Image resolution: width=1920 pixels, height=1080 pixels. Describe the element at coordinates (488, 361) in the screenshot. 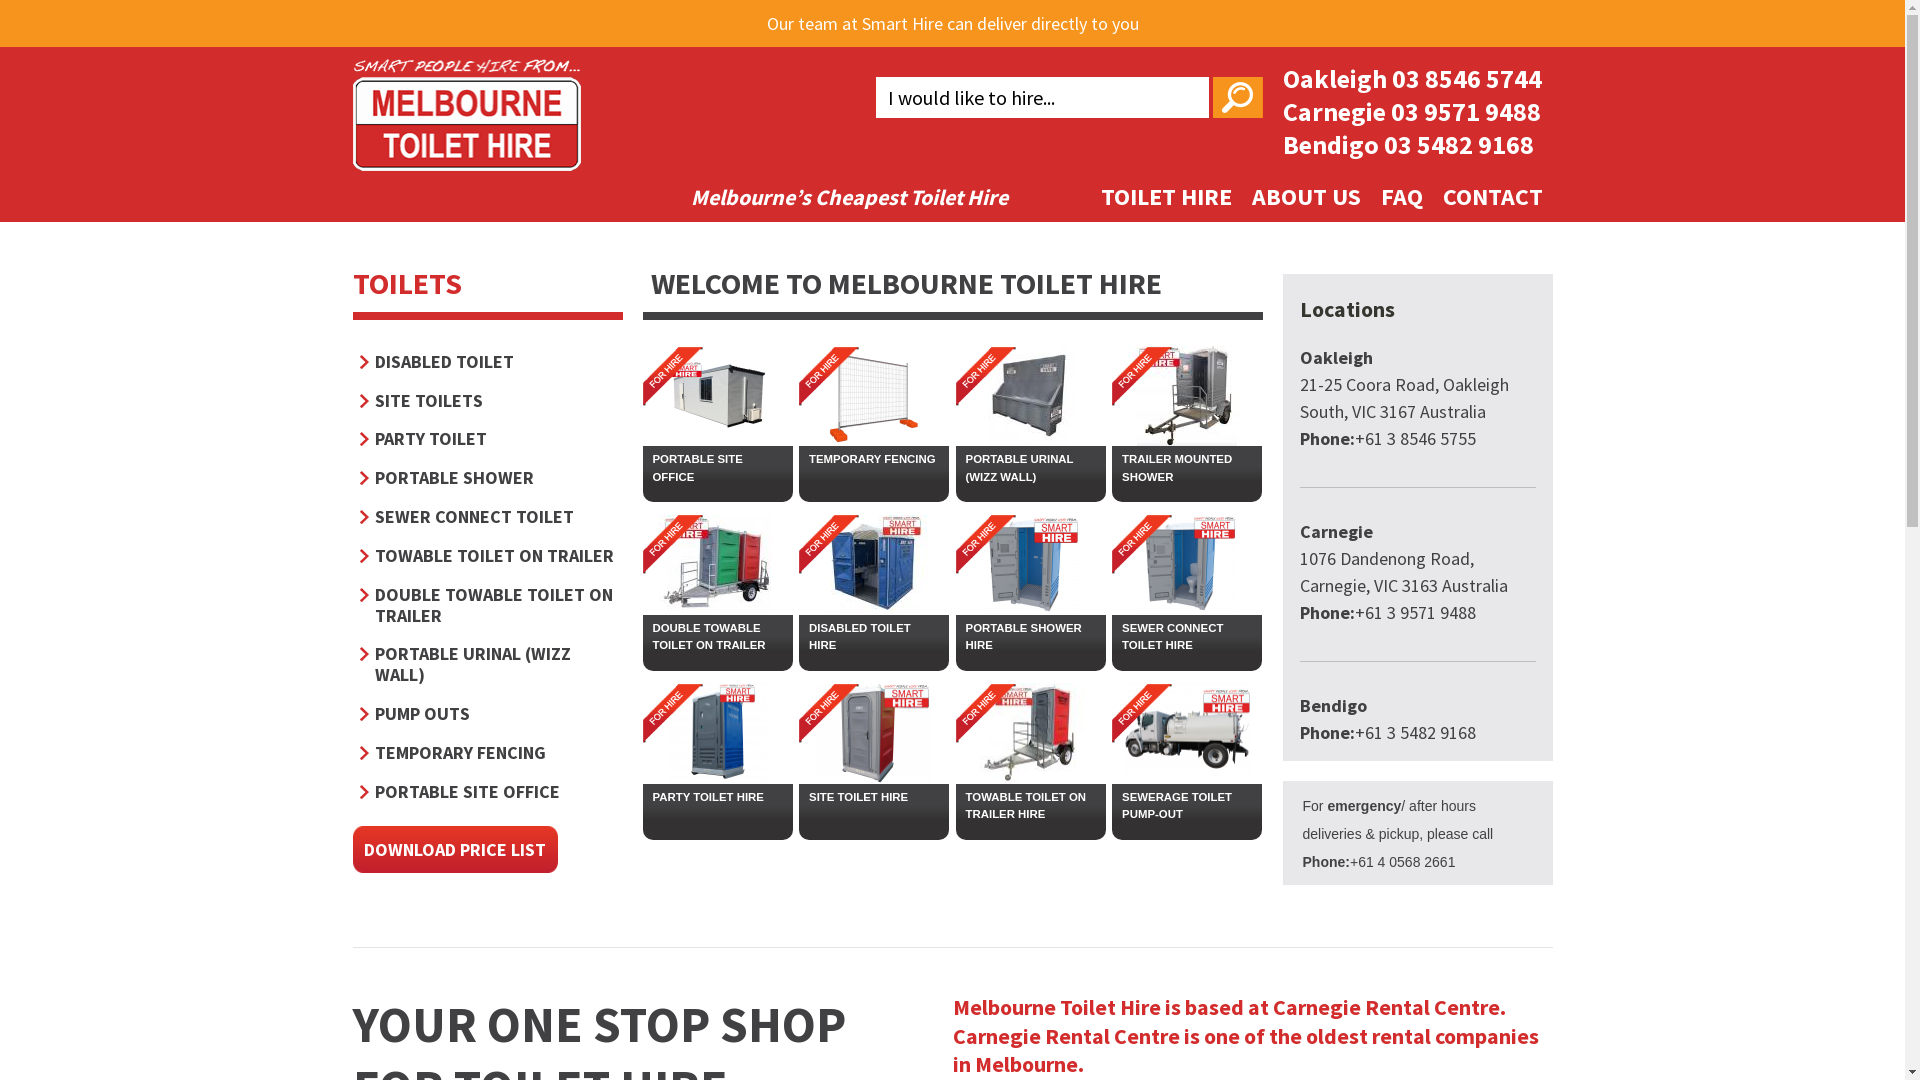

I see `'DISABLED TOILET'` at that location.